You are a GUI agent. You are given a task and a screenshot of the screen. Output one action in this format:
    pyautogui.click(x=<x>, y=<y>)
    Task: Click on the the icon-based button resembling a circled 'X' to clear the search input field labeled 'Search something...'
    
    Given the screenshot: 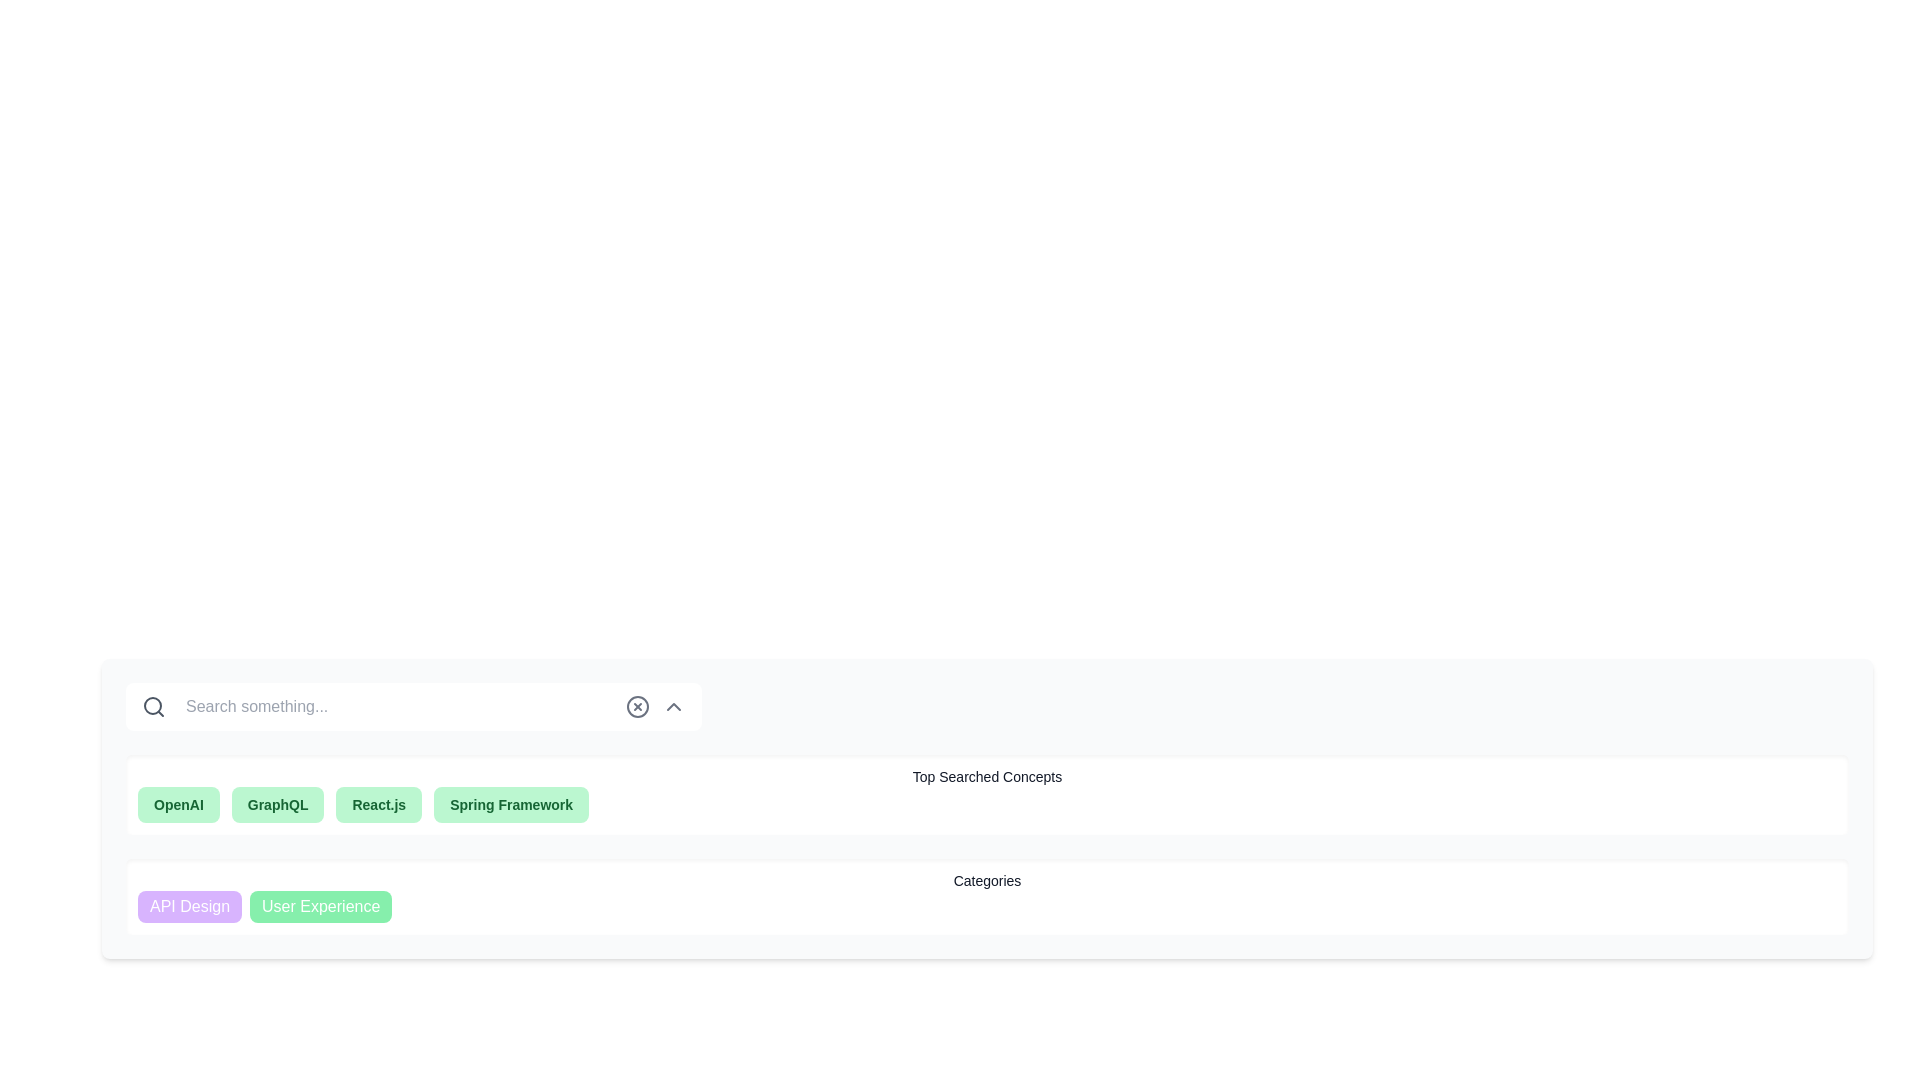 What is the action you would take?
    pyautogui.click(x=637, y=705)
    